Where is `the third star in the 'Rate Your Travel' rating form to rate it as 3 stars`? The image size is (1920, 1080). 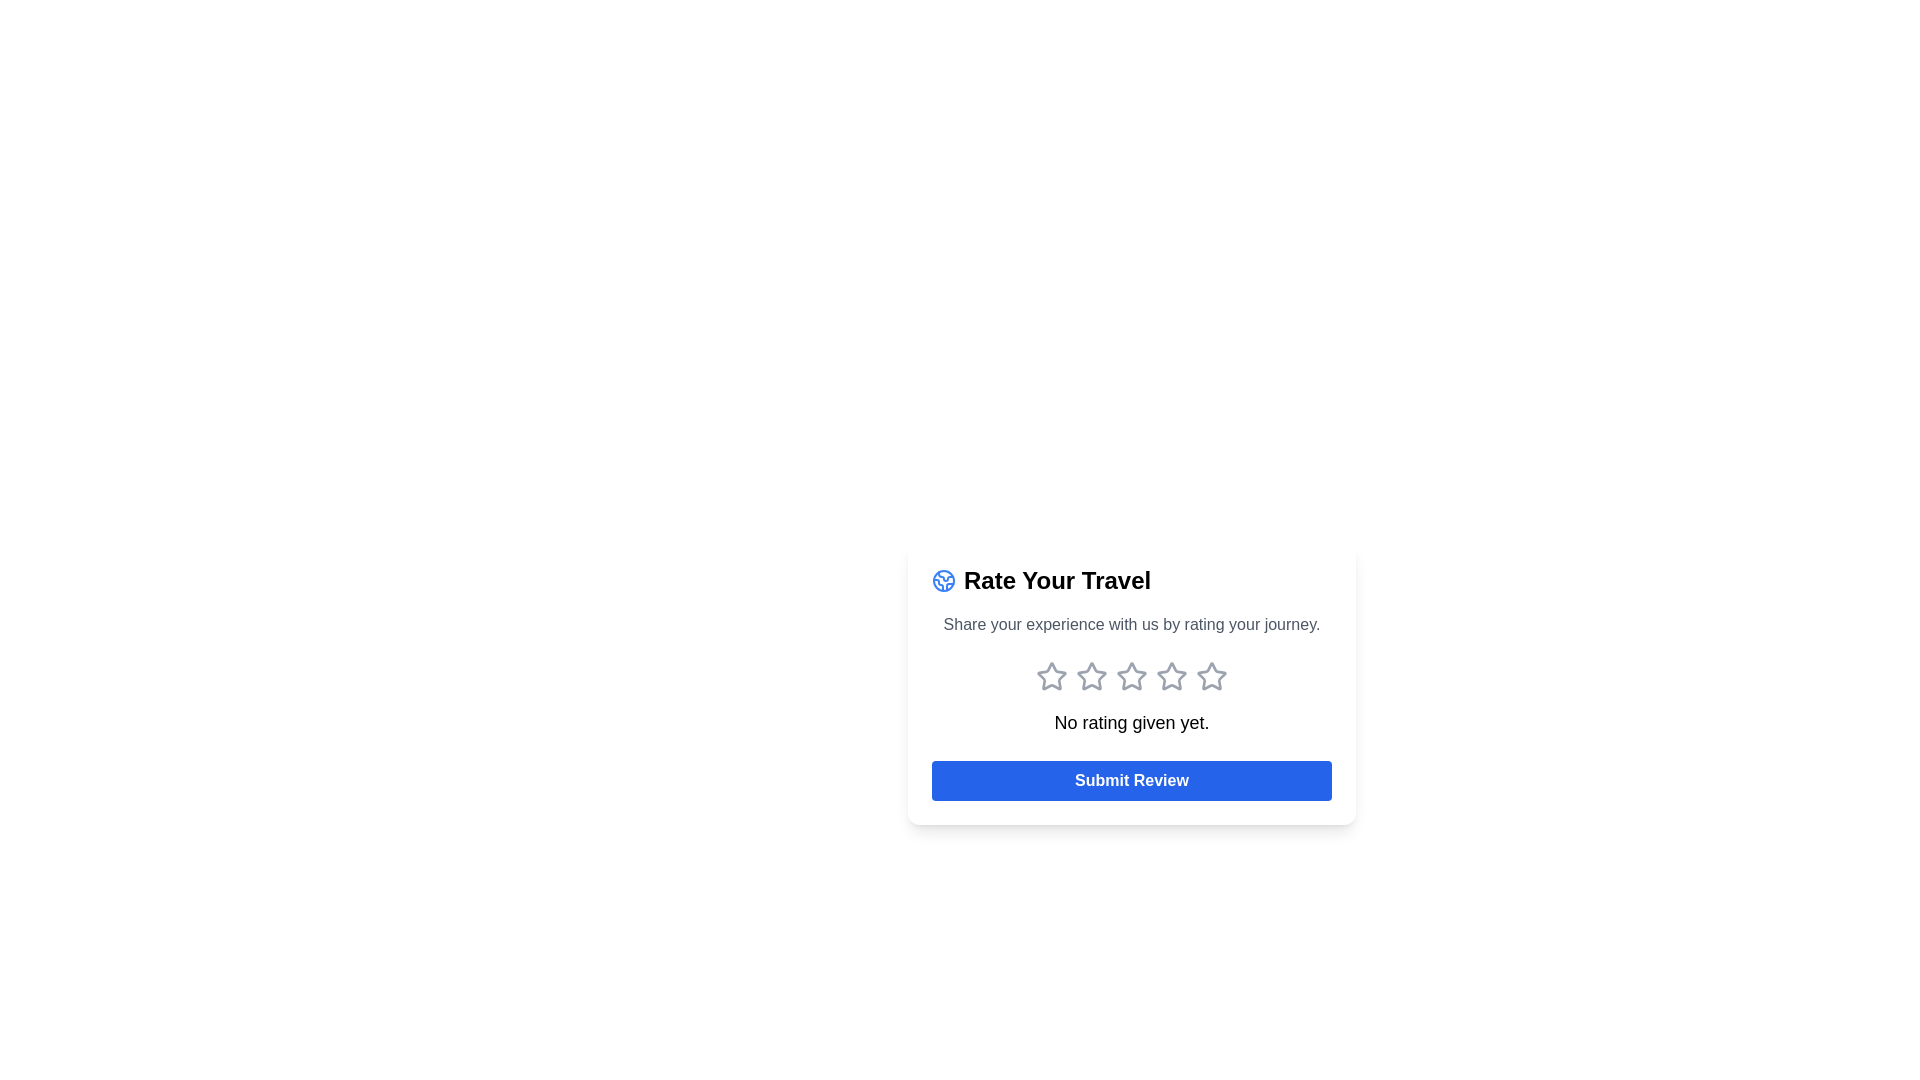 the third star in the 'Rate Your Travel' rating form to rate it as 3 stars is located at coordinates (1132, 676).